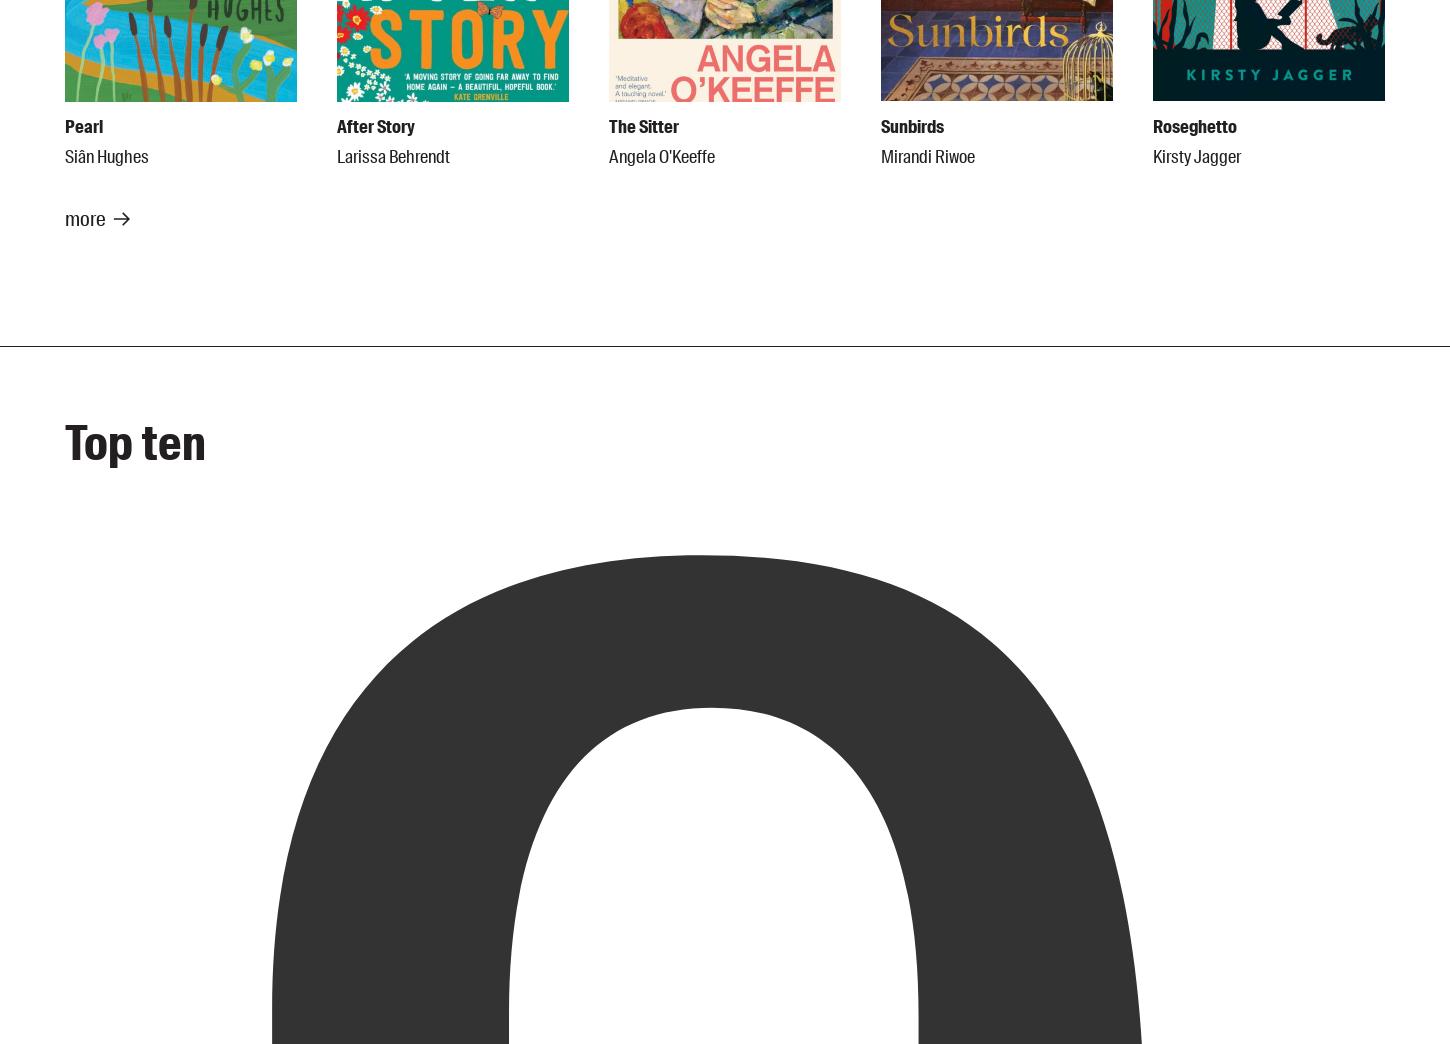 This screenshot has width=1450, height=1044. I want to click on 'more', so click(85, 219).